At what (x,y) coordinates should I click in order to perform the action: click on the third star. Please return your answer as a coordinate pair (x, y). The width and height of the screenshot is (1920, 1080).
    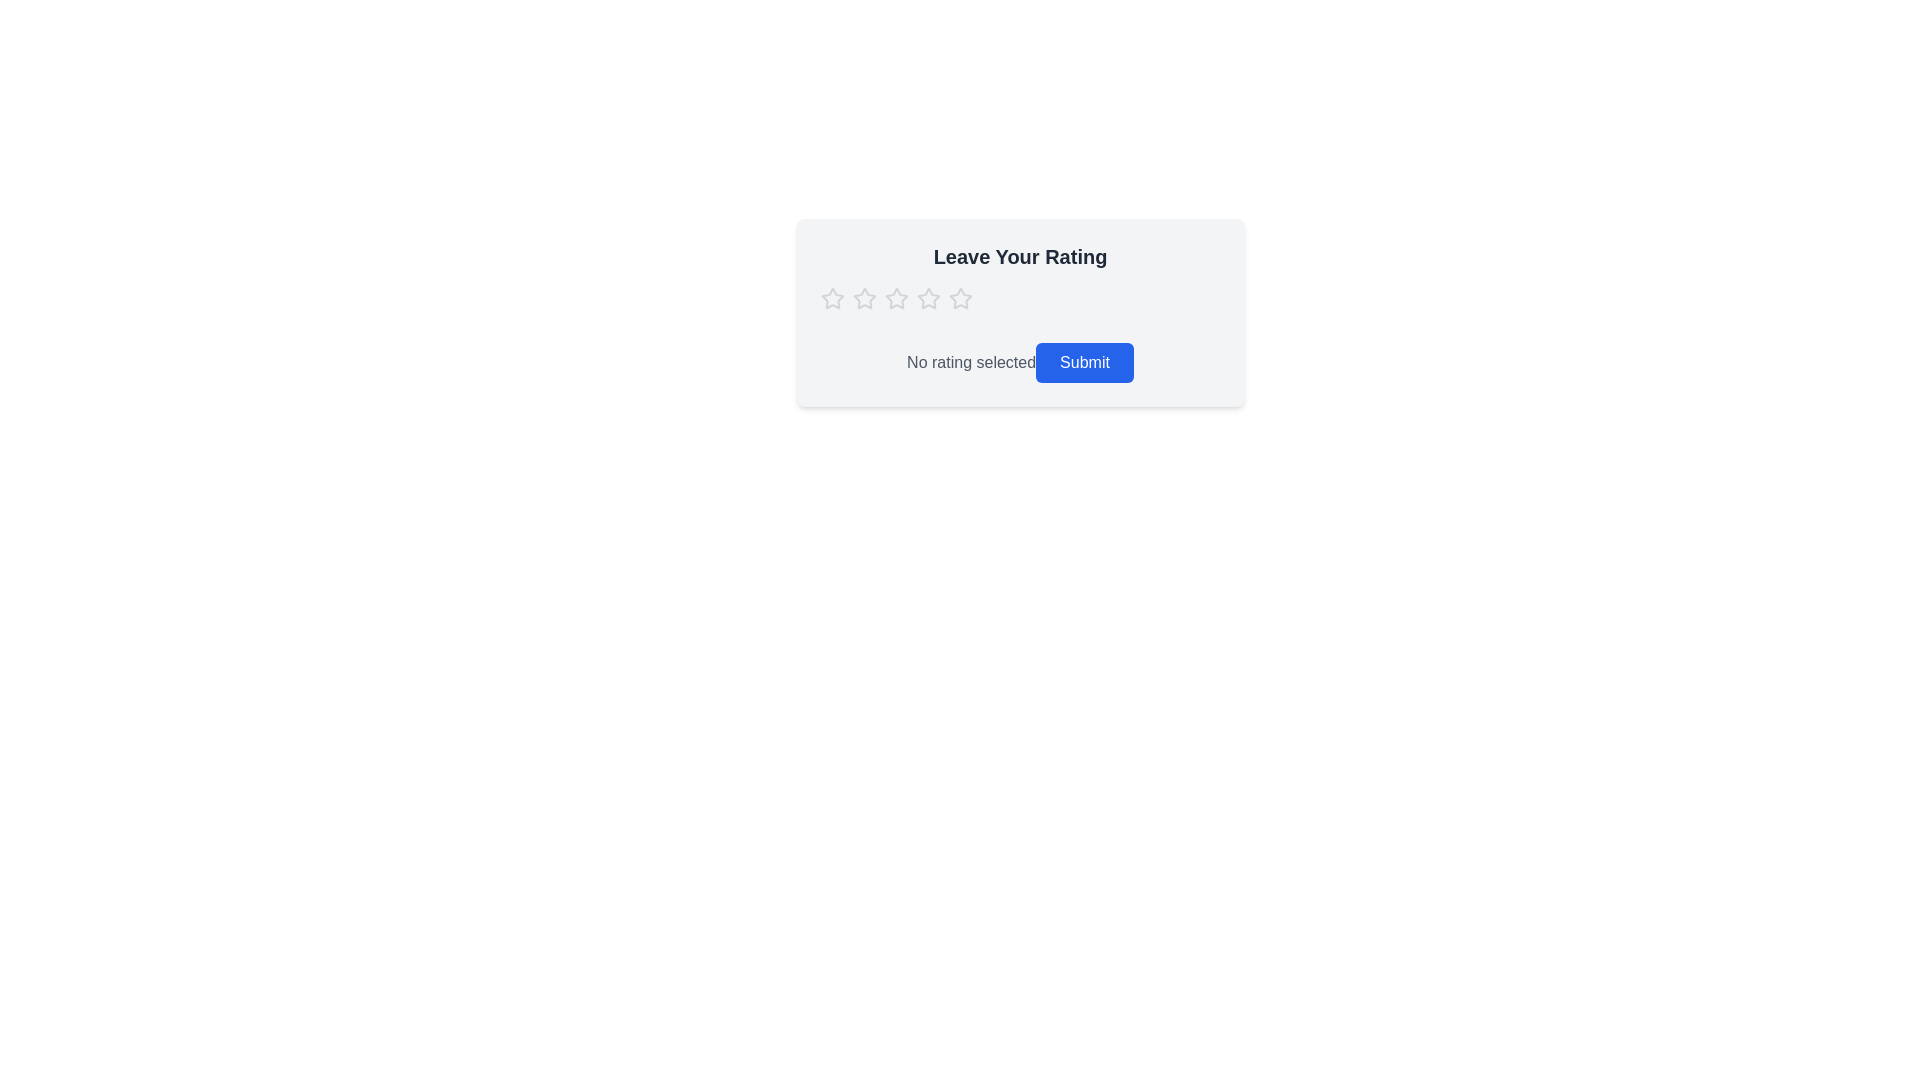
    Looking at the image, I should click on (960, 298).